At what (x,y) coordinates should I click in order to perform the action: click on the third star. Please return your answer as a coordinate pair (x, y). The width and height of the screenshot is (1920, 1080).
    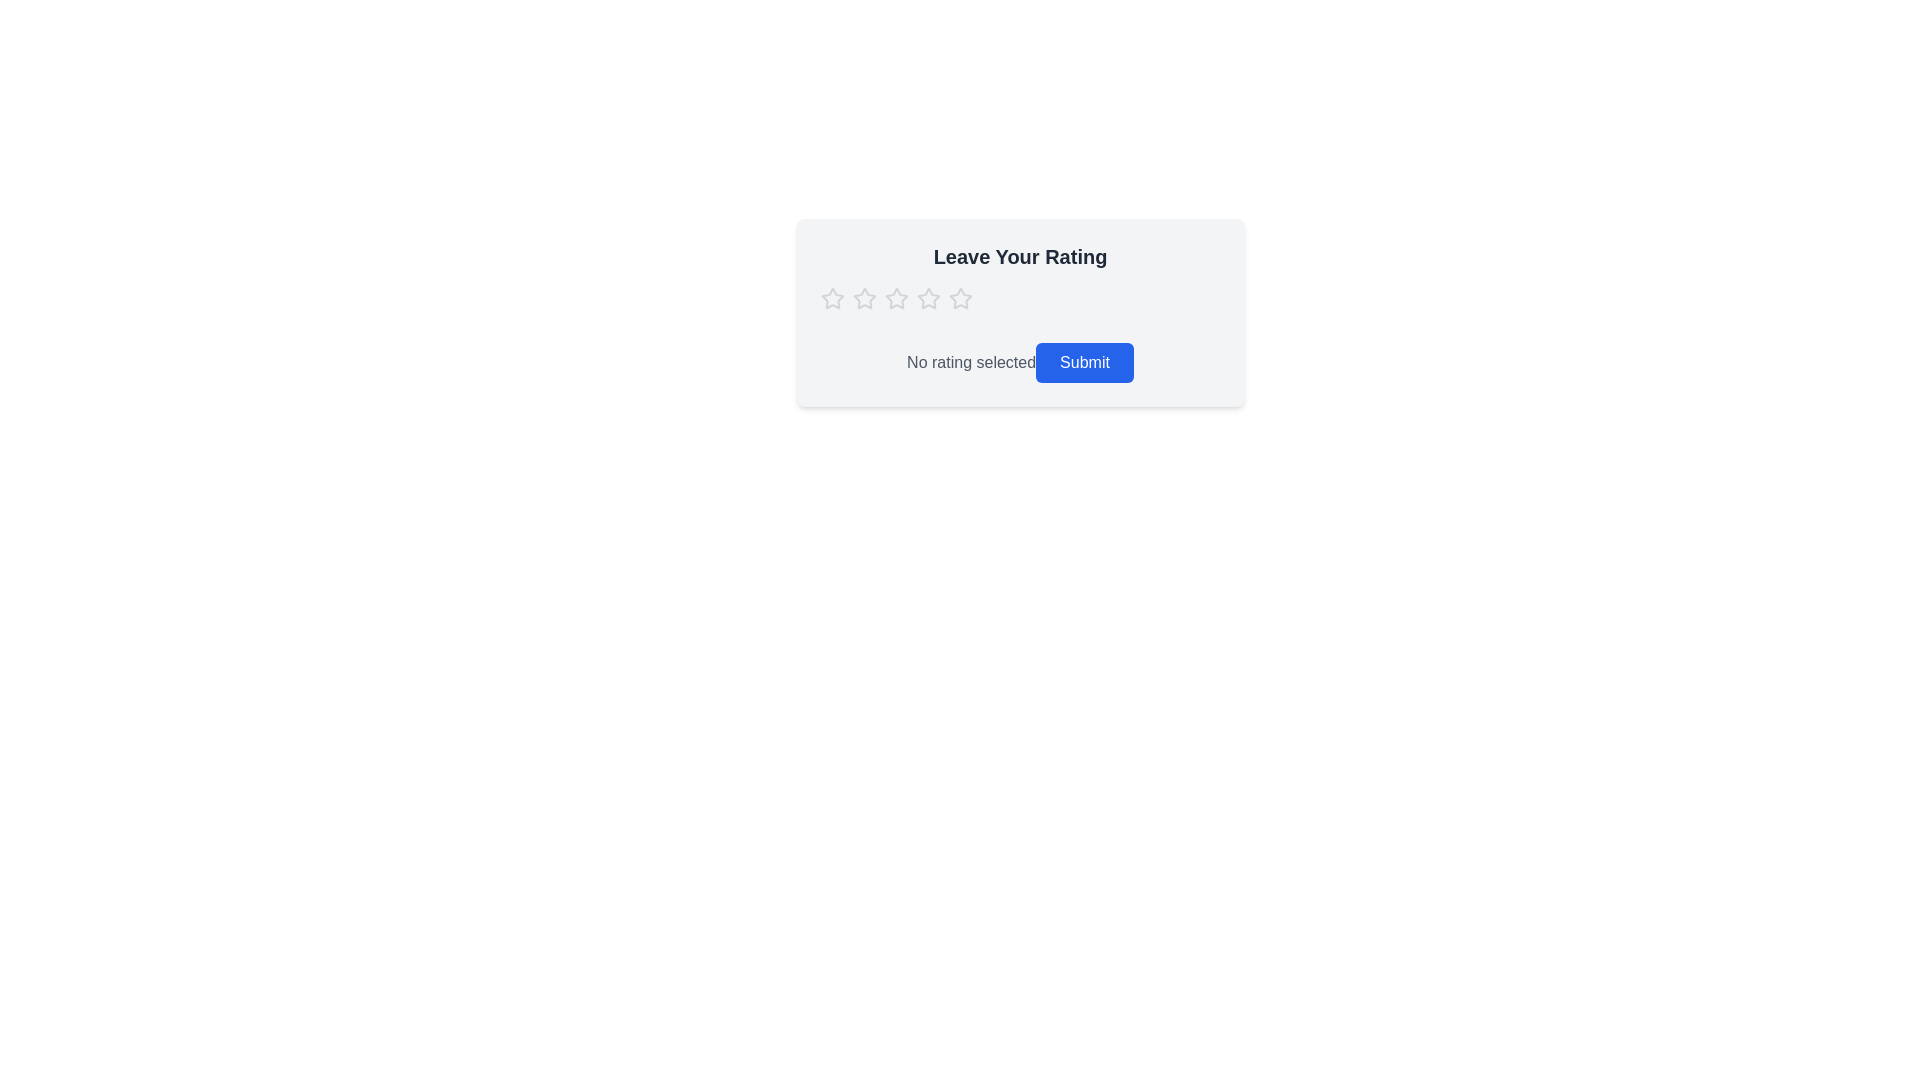
    Looking at the image, I should click on (960, 298).